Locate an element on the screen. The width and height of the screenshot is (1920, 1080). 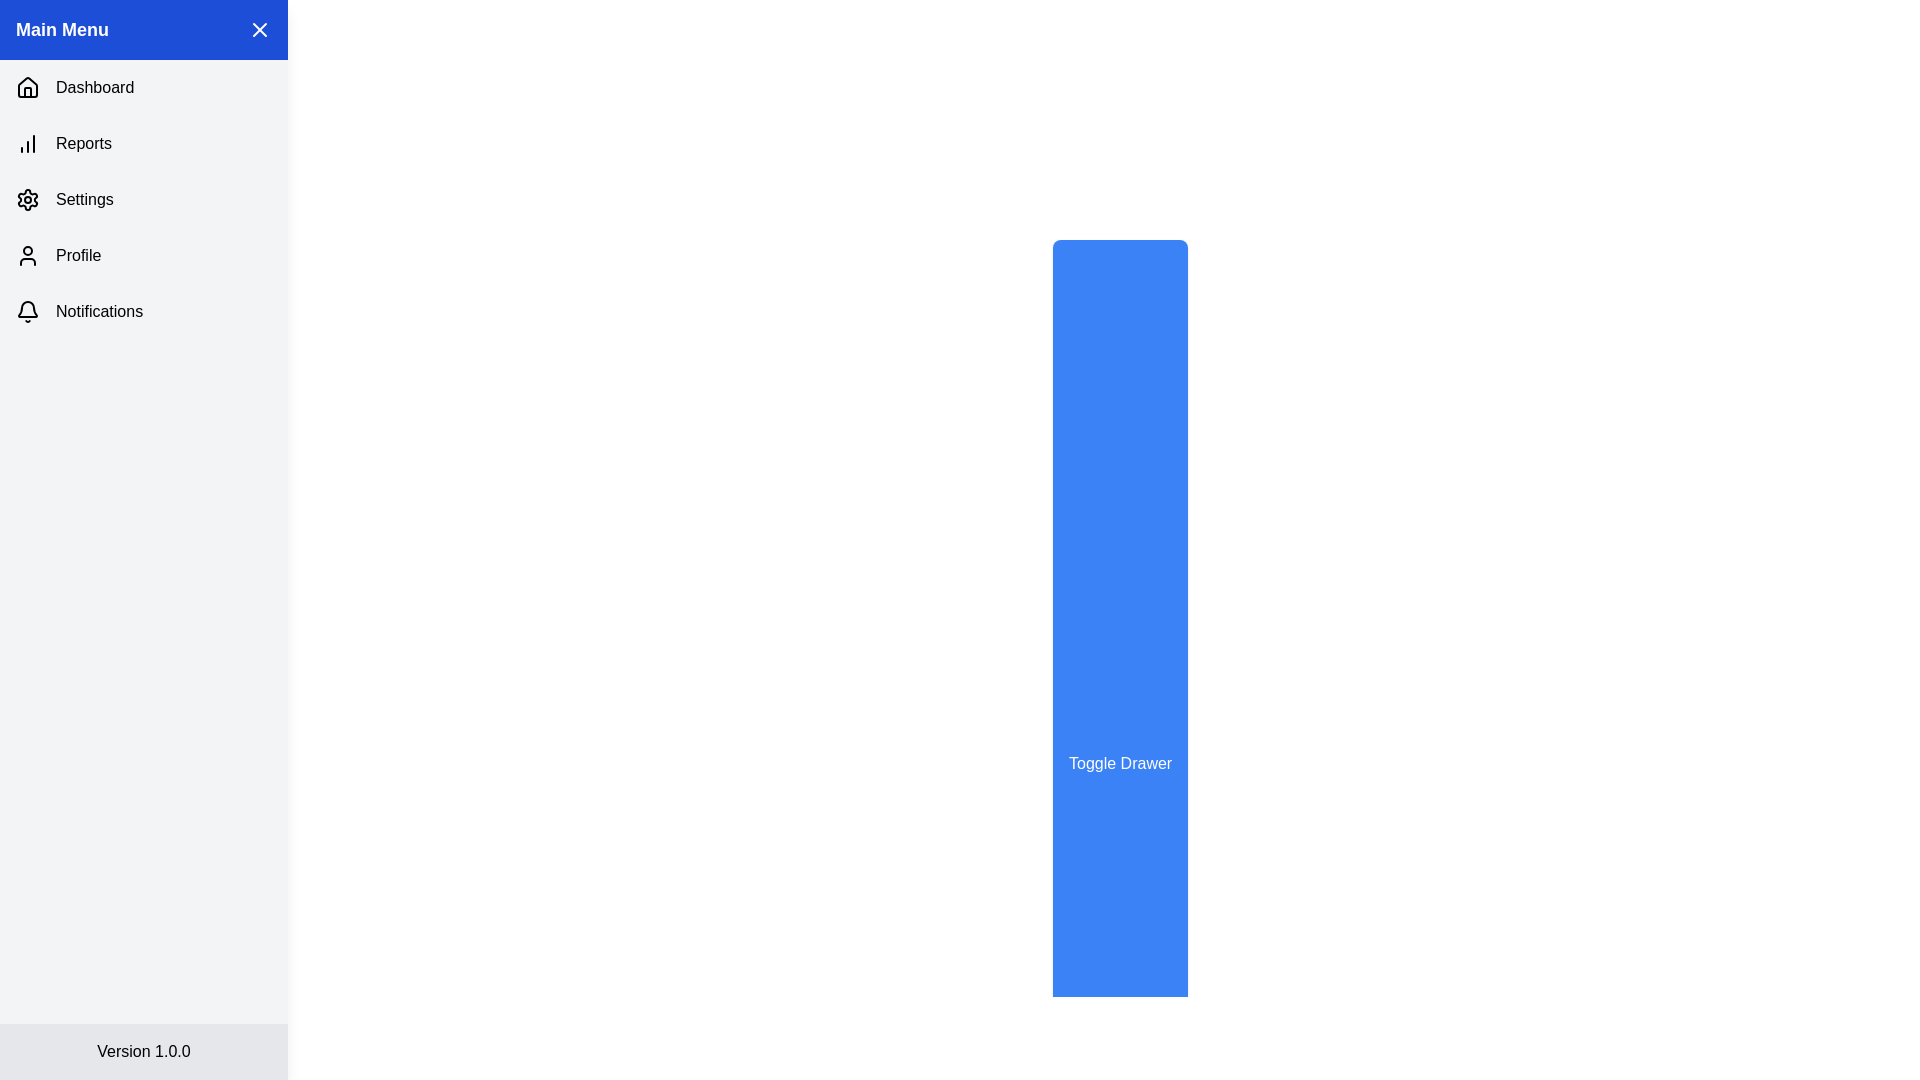
the gear icon representing settings, located in the left sidebar menu under the 'Settings' menu item is located at coordinates (28, 200).